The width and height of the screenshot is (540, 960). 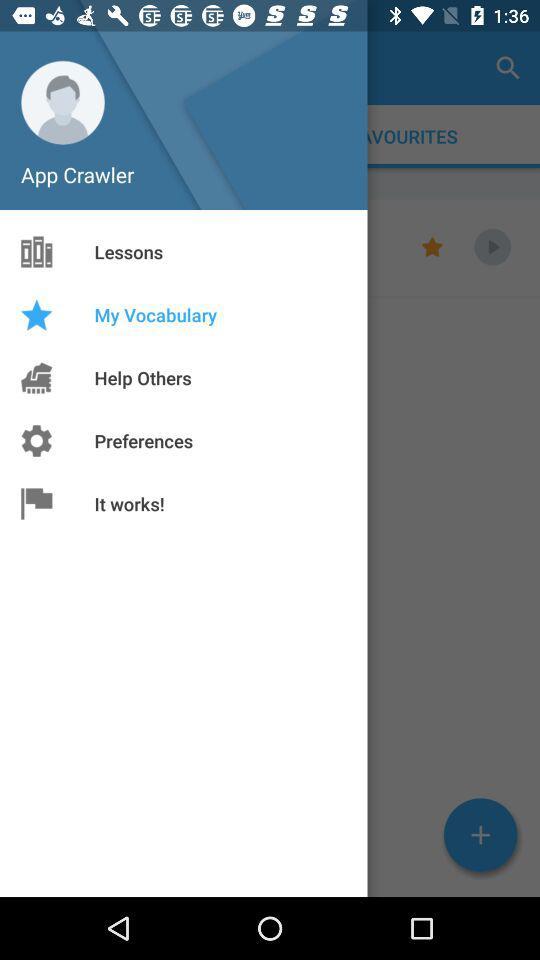 What do you see at coordinates (479, 835) in the screenshot?
I see `the add icon` at bounding box center [479, 835].